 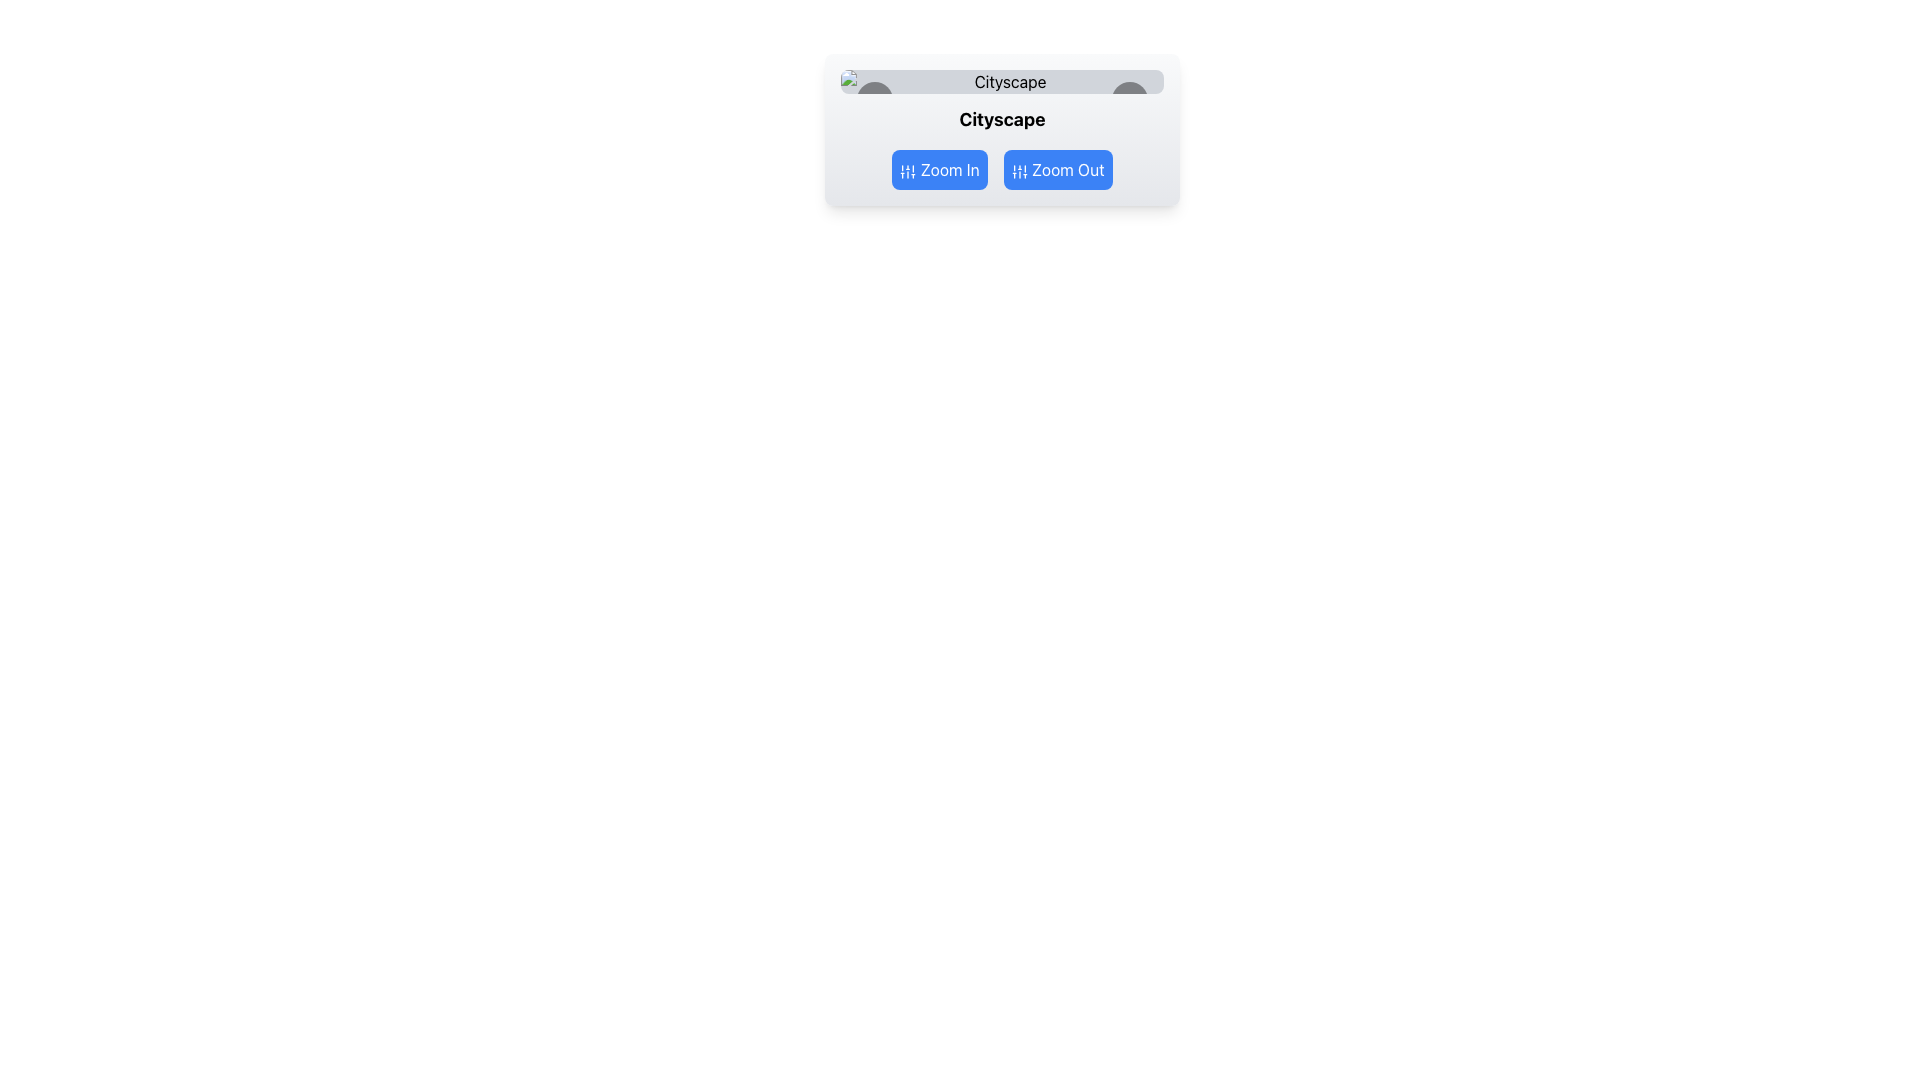 I want to click on the blue SVG icon representing the settings symbol located to the left of the 'Zoom Out' text inside the blue button, so click(x=1019, y=170).